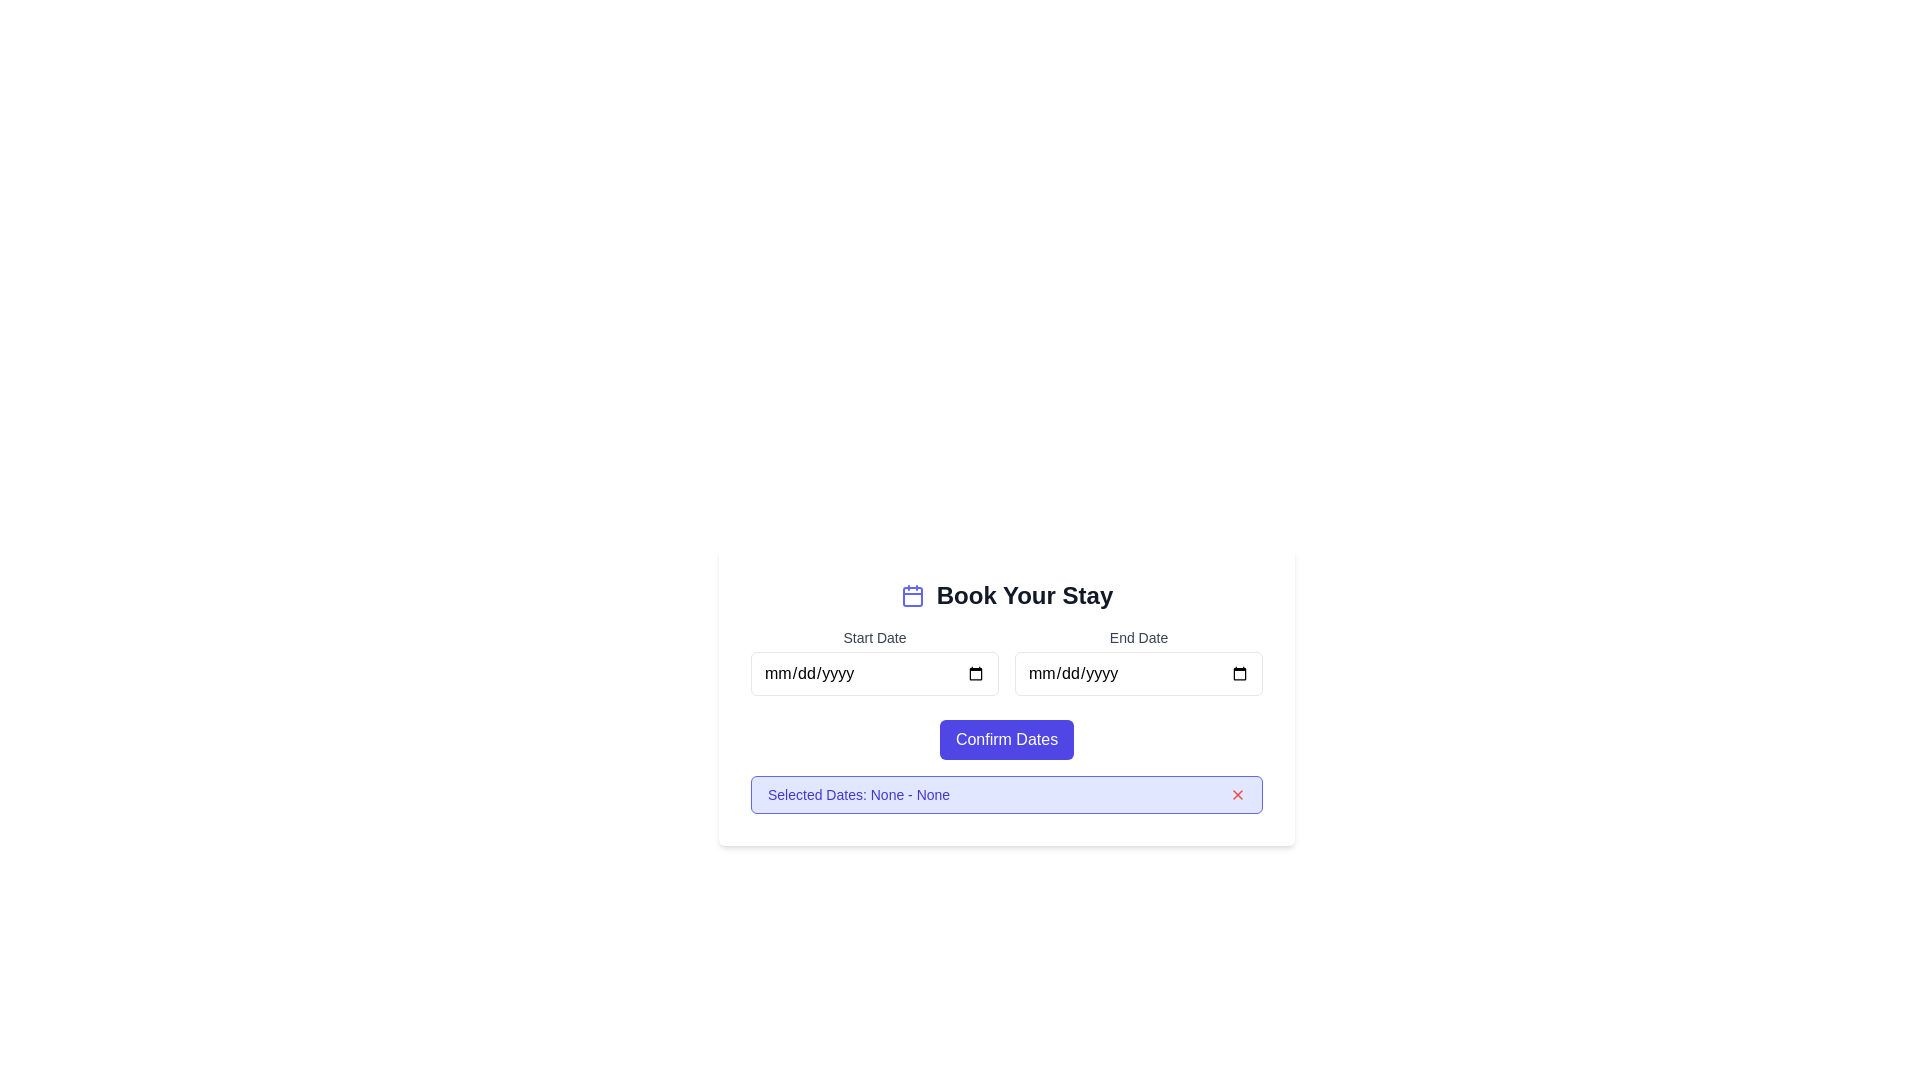 This screenshot has width=1920, height=1080. Describe the element at coordinates (1138, 637) in the screenshot. I see `the Text Label that indicates the purpose of the associated date input field for specifying the 'End Date'` at that location.